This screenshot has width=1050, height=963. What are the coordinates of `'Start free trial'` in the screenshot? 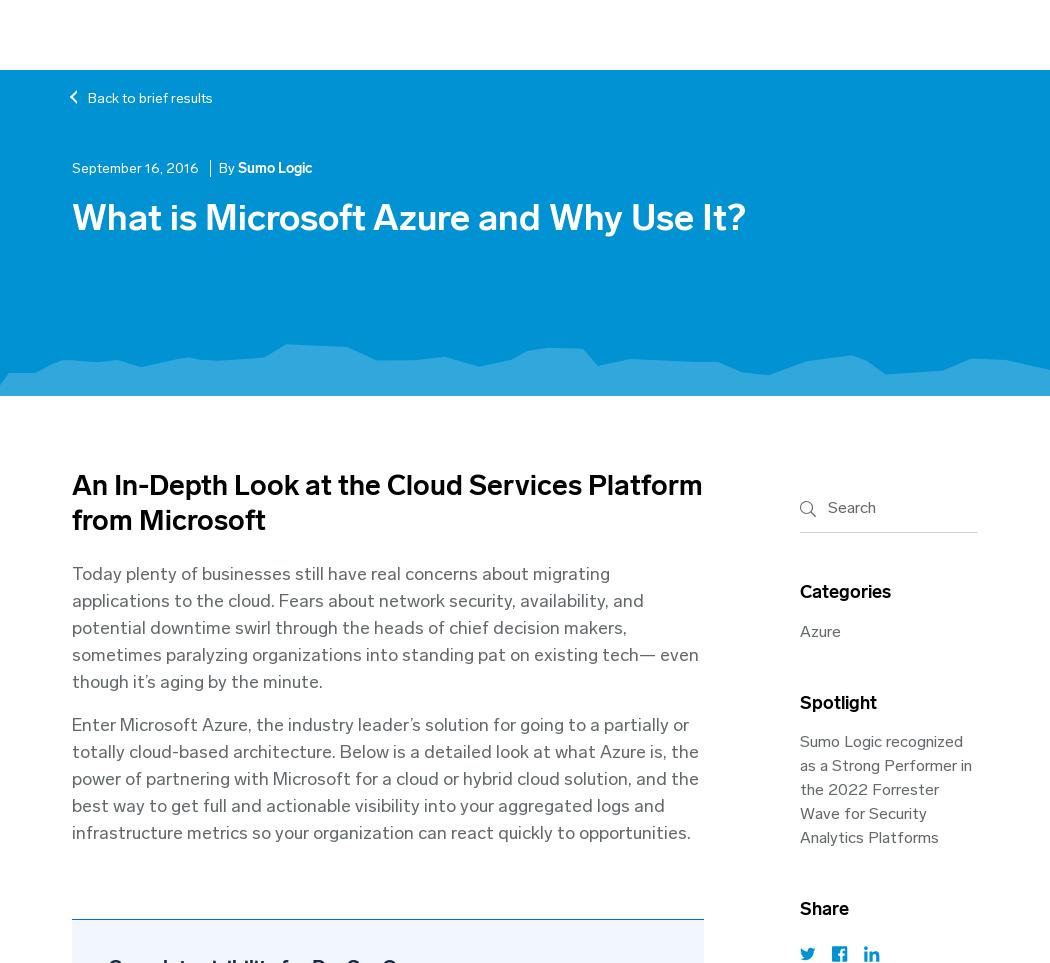 It's located at (840, 32).